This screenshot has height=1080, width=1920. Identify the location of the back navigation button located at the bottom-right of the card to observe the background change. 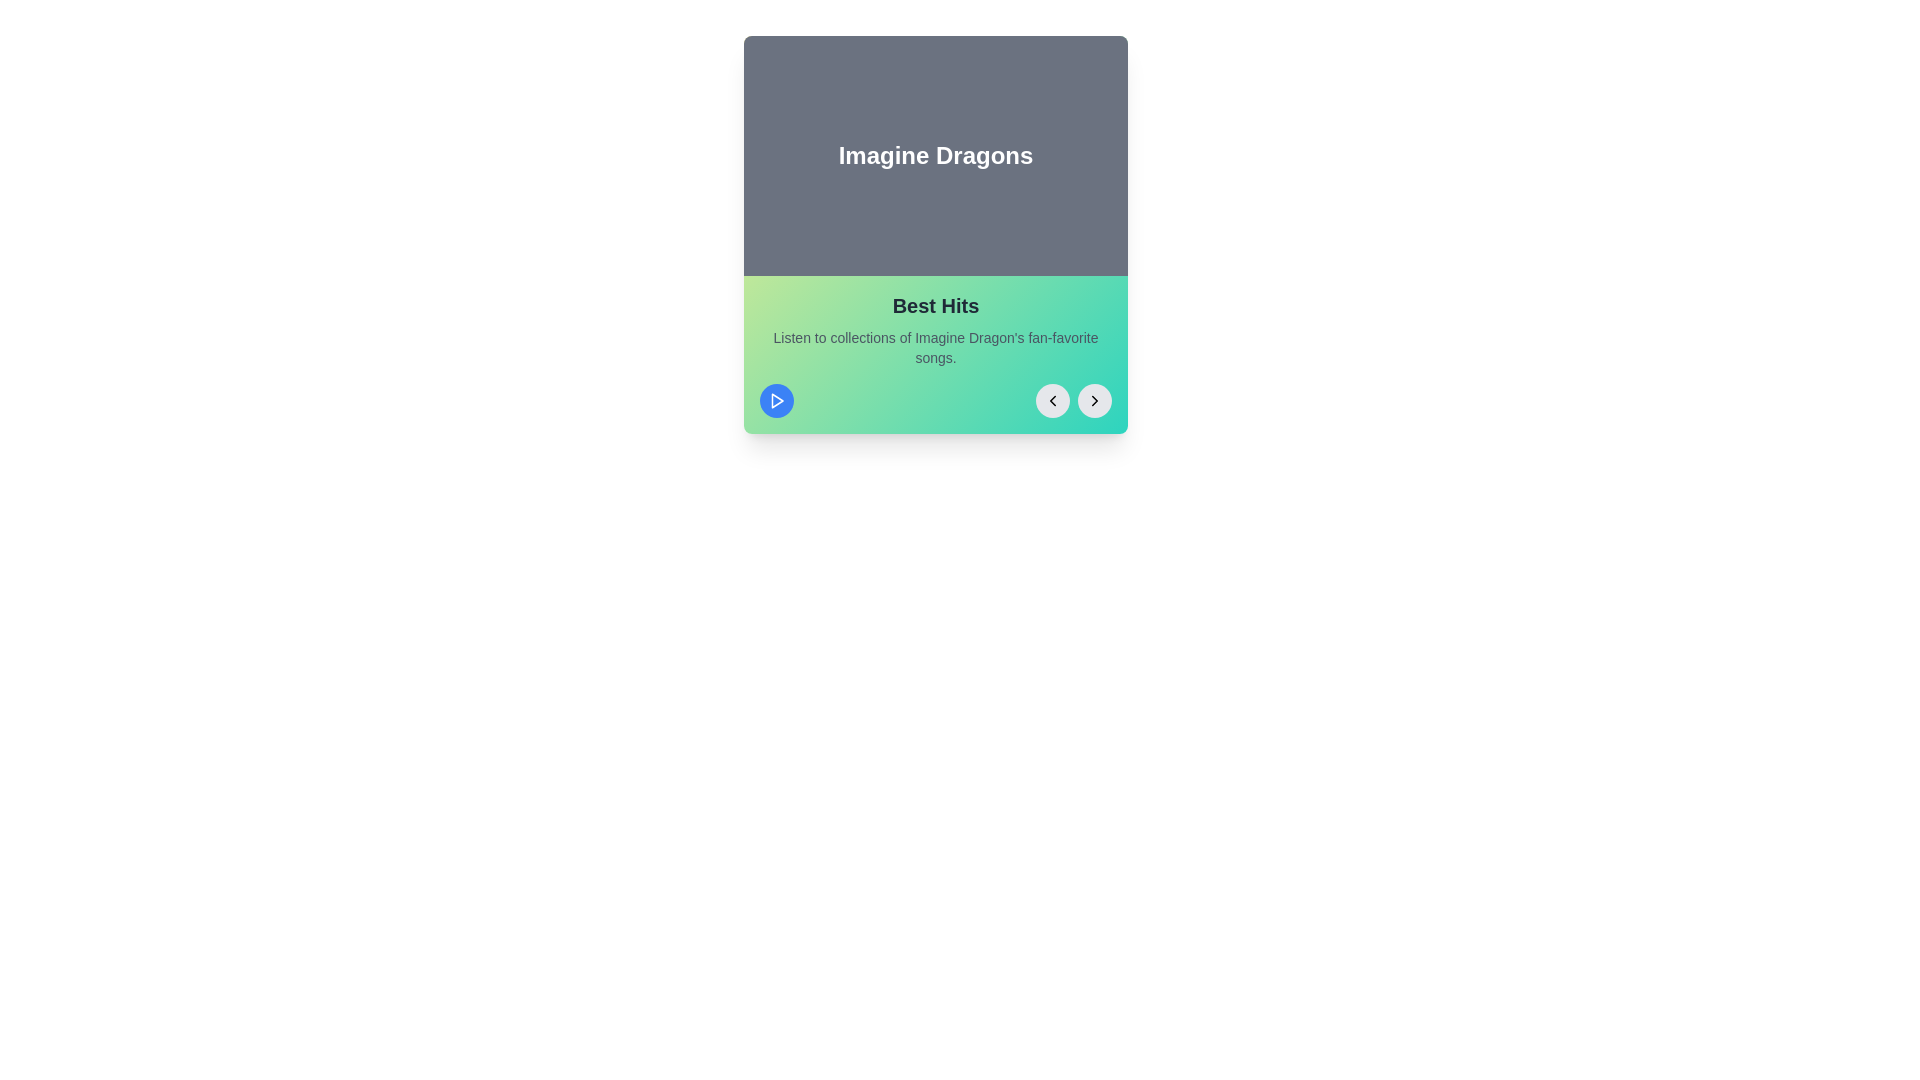
(1051, 401).